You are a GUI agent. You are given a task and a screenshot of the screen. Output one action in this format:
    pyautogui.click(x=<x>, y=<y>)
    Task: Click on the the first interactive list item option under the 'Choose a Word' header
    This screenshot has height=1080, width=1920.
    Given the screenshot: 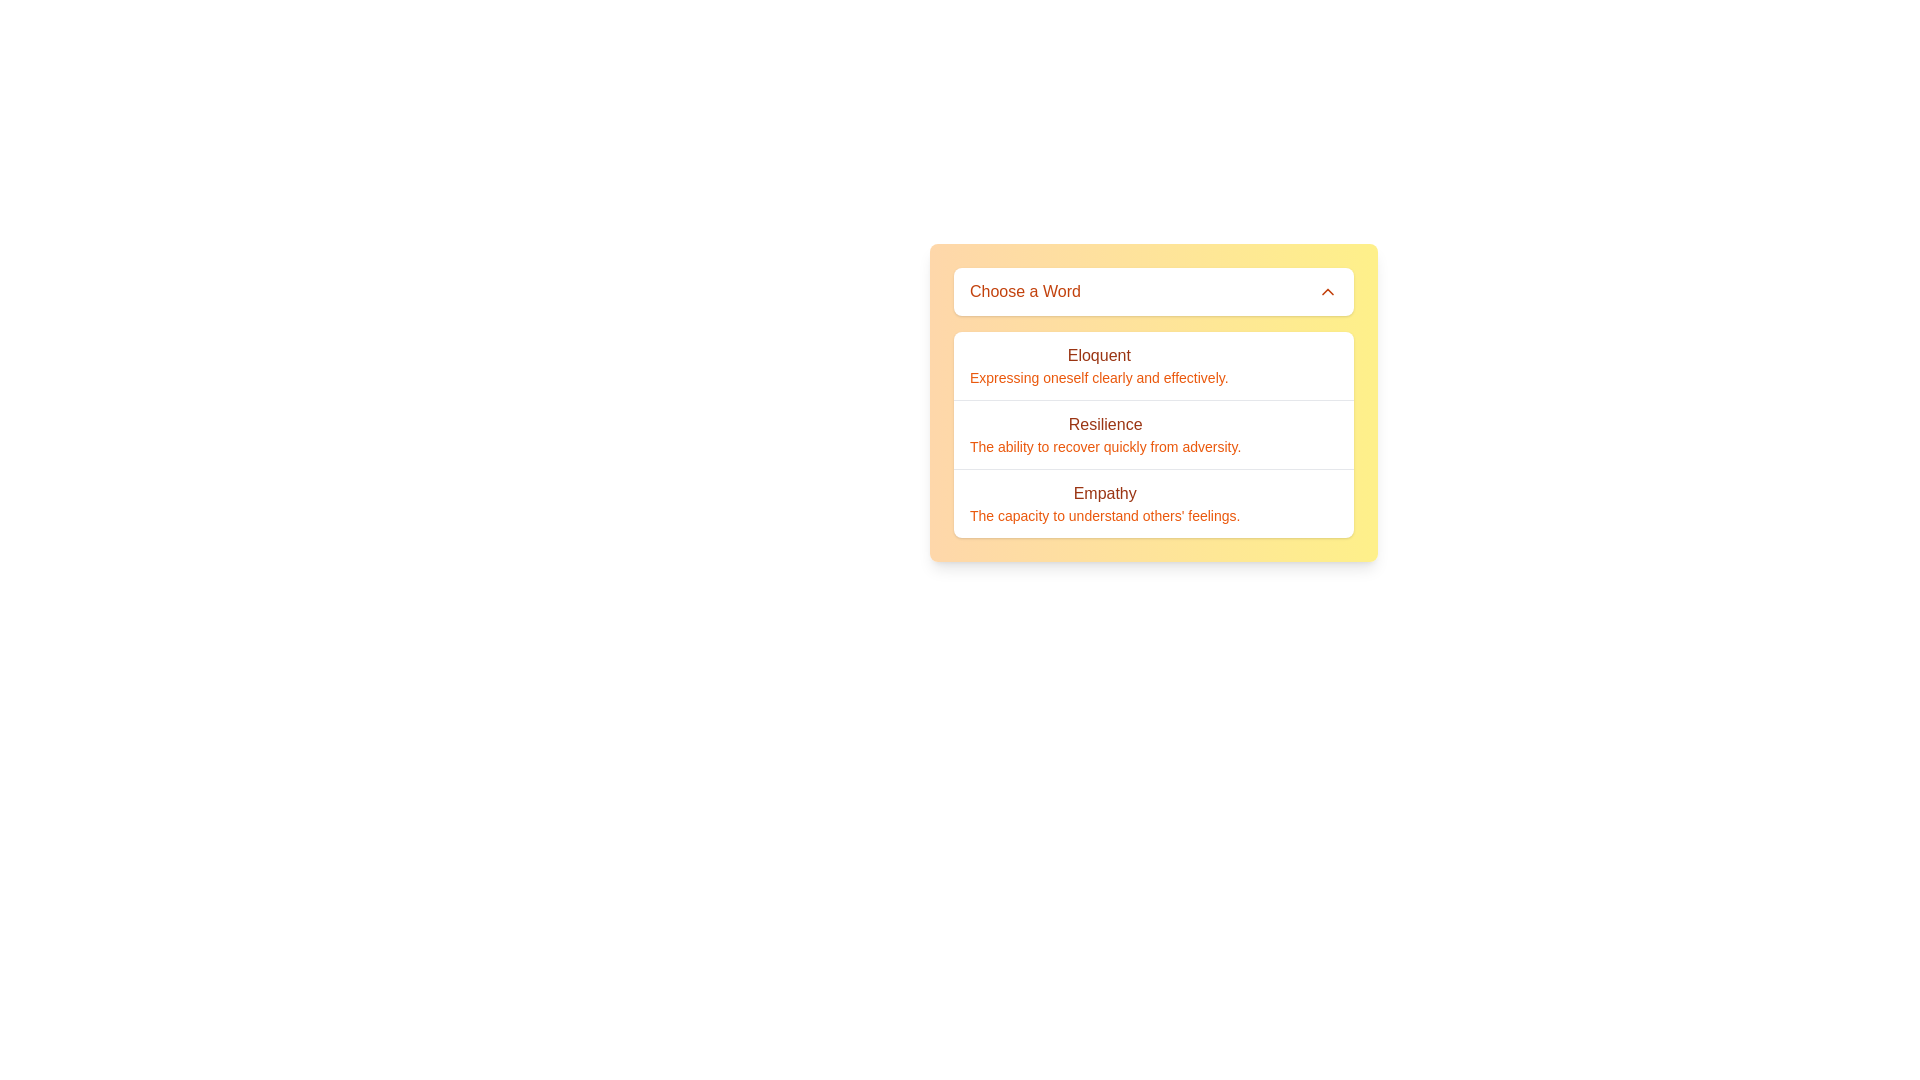 What is the action you would take?
    pyautogui.click(x=1153, y=366)
    